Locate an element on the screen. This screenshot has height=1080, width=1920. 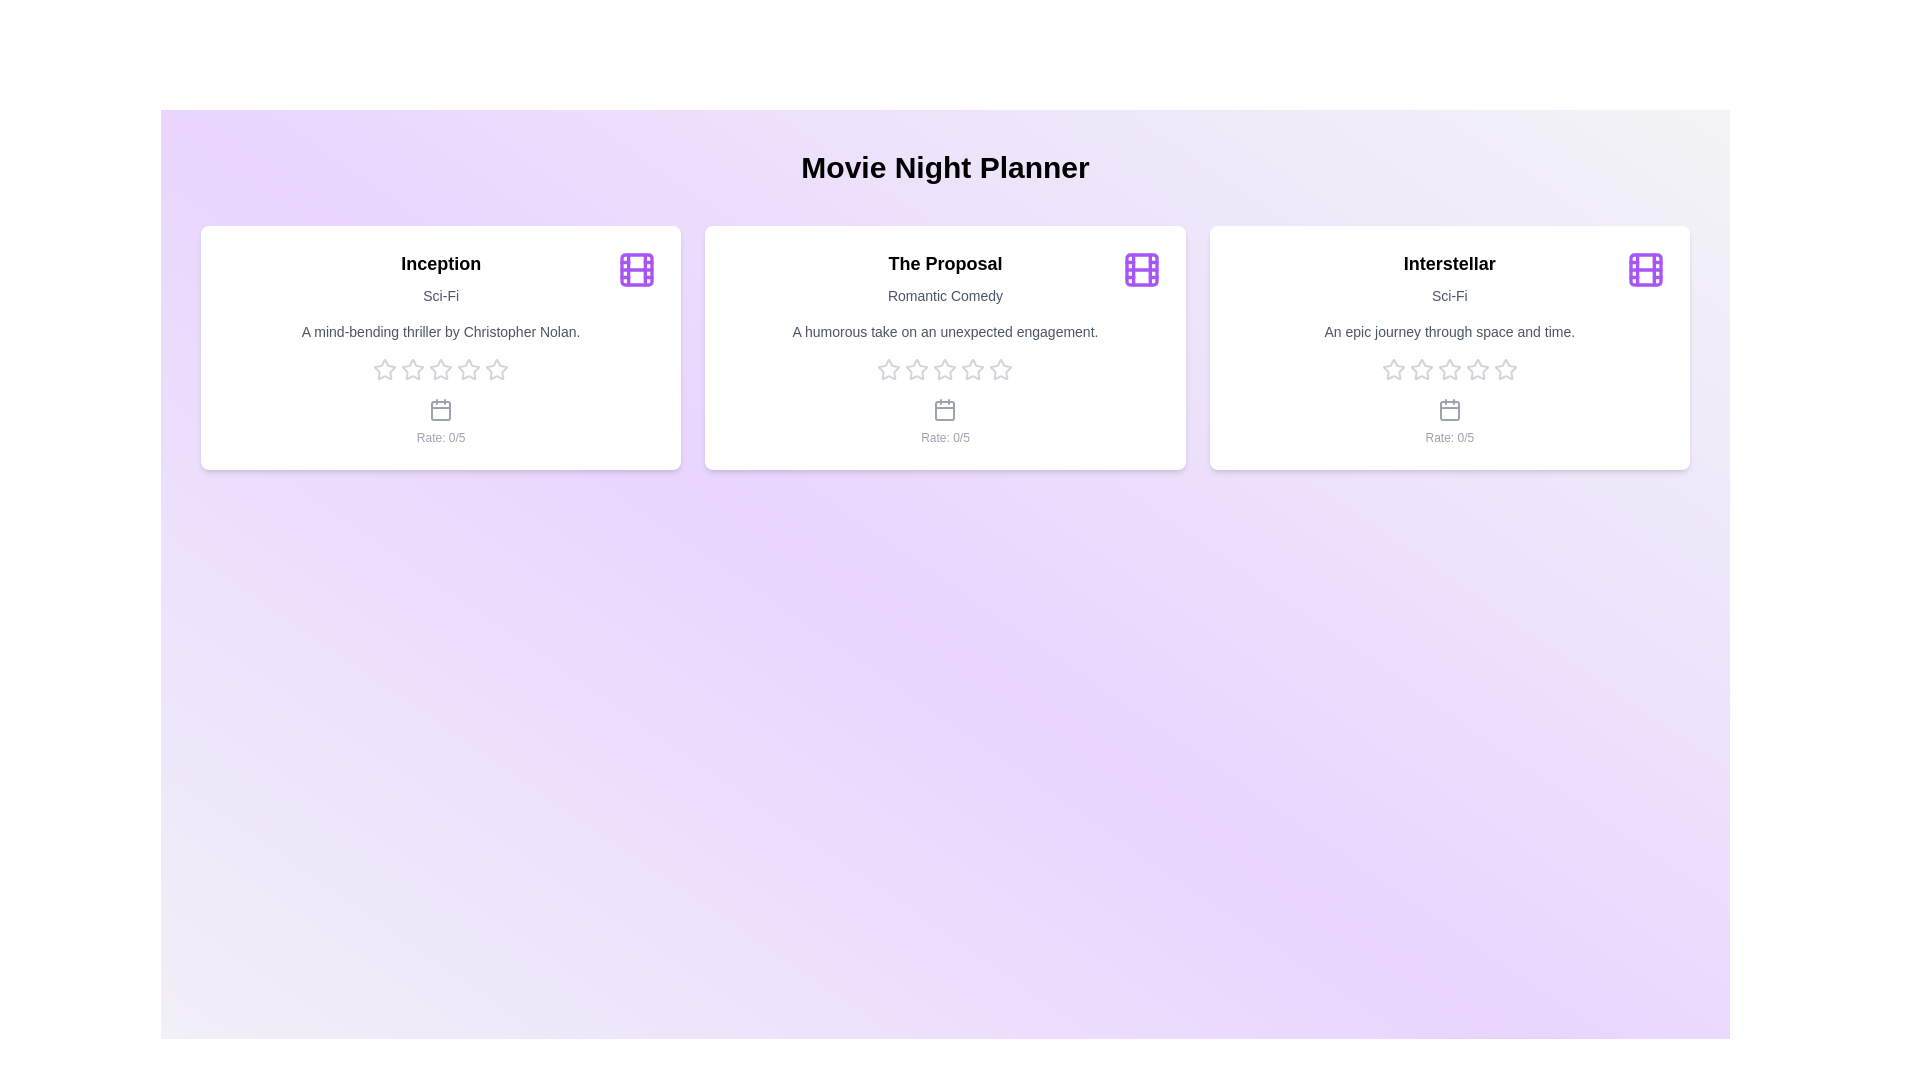
the calendar icon for the movie card Inception is located at coordinates (440, 408).